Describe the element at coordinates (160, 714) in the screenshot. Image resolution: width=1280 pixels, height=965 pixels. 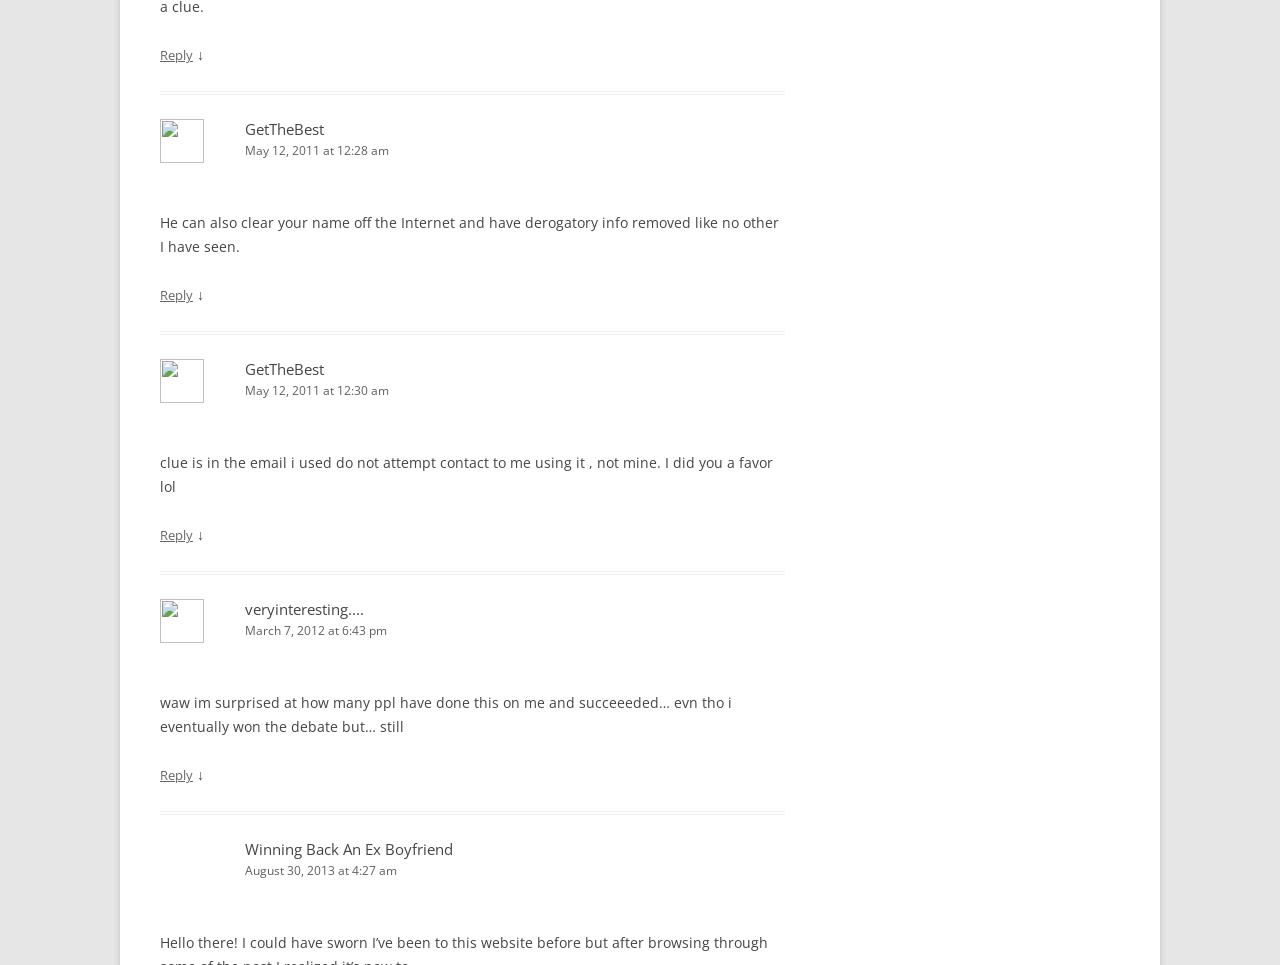
I see `'waw im surprised at how many ppl have done this on me and succeeeded… evn tho i eventually won the debate but… still'` at that location.